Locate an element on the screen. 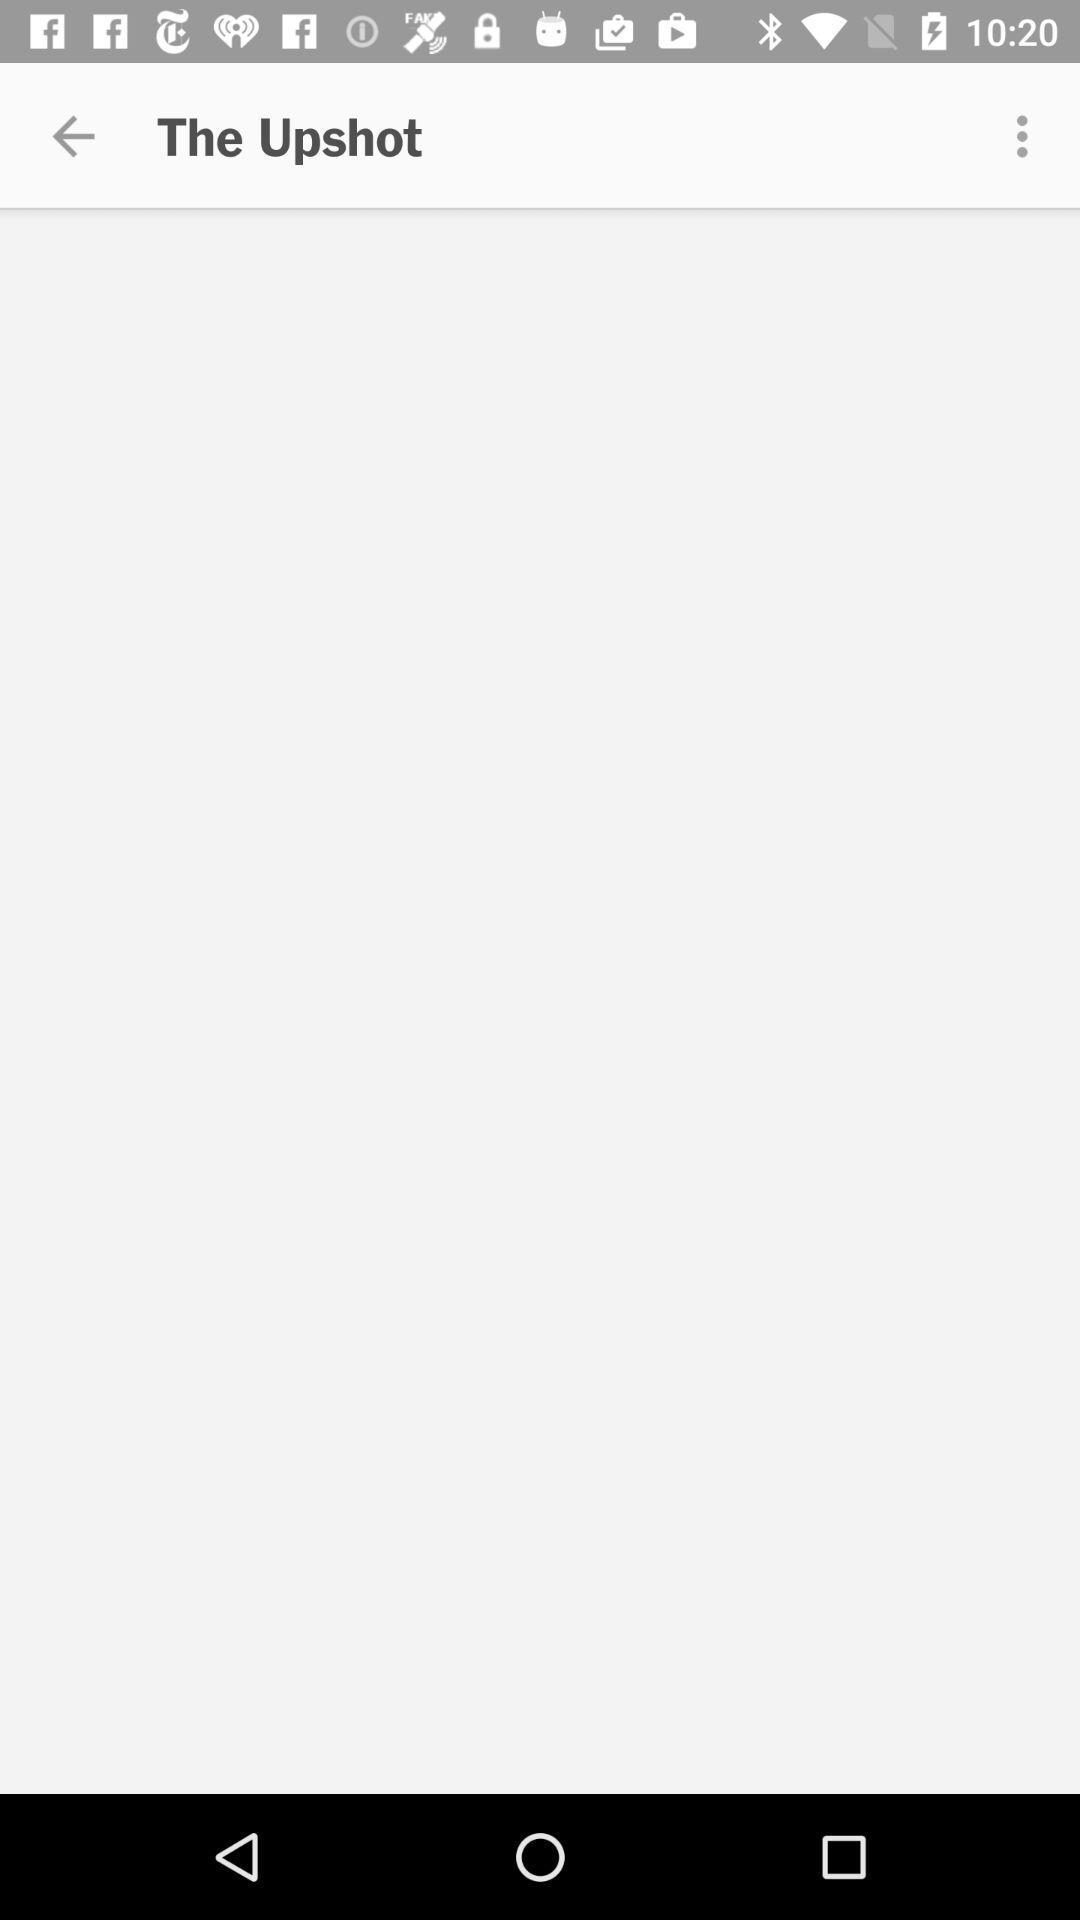 Image resolution: width=1080 pixels, height=1920 pixels. app next to the upshot item is located at coordinates (1027, 135).